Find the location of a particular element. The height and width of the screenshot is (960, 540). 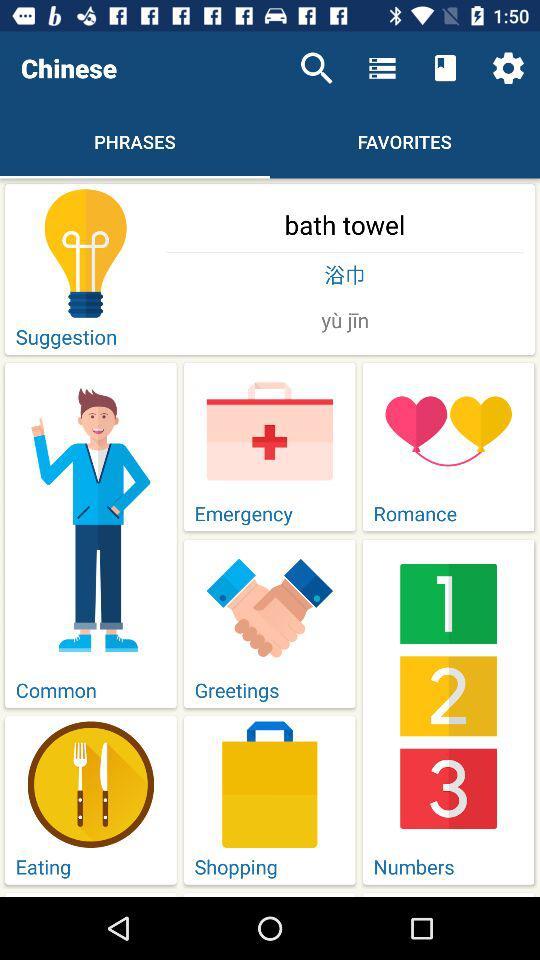

icon above the favorites icon is located at coordinates (445, 68).